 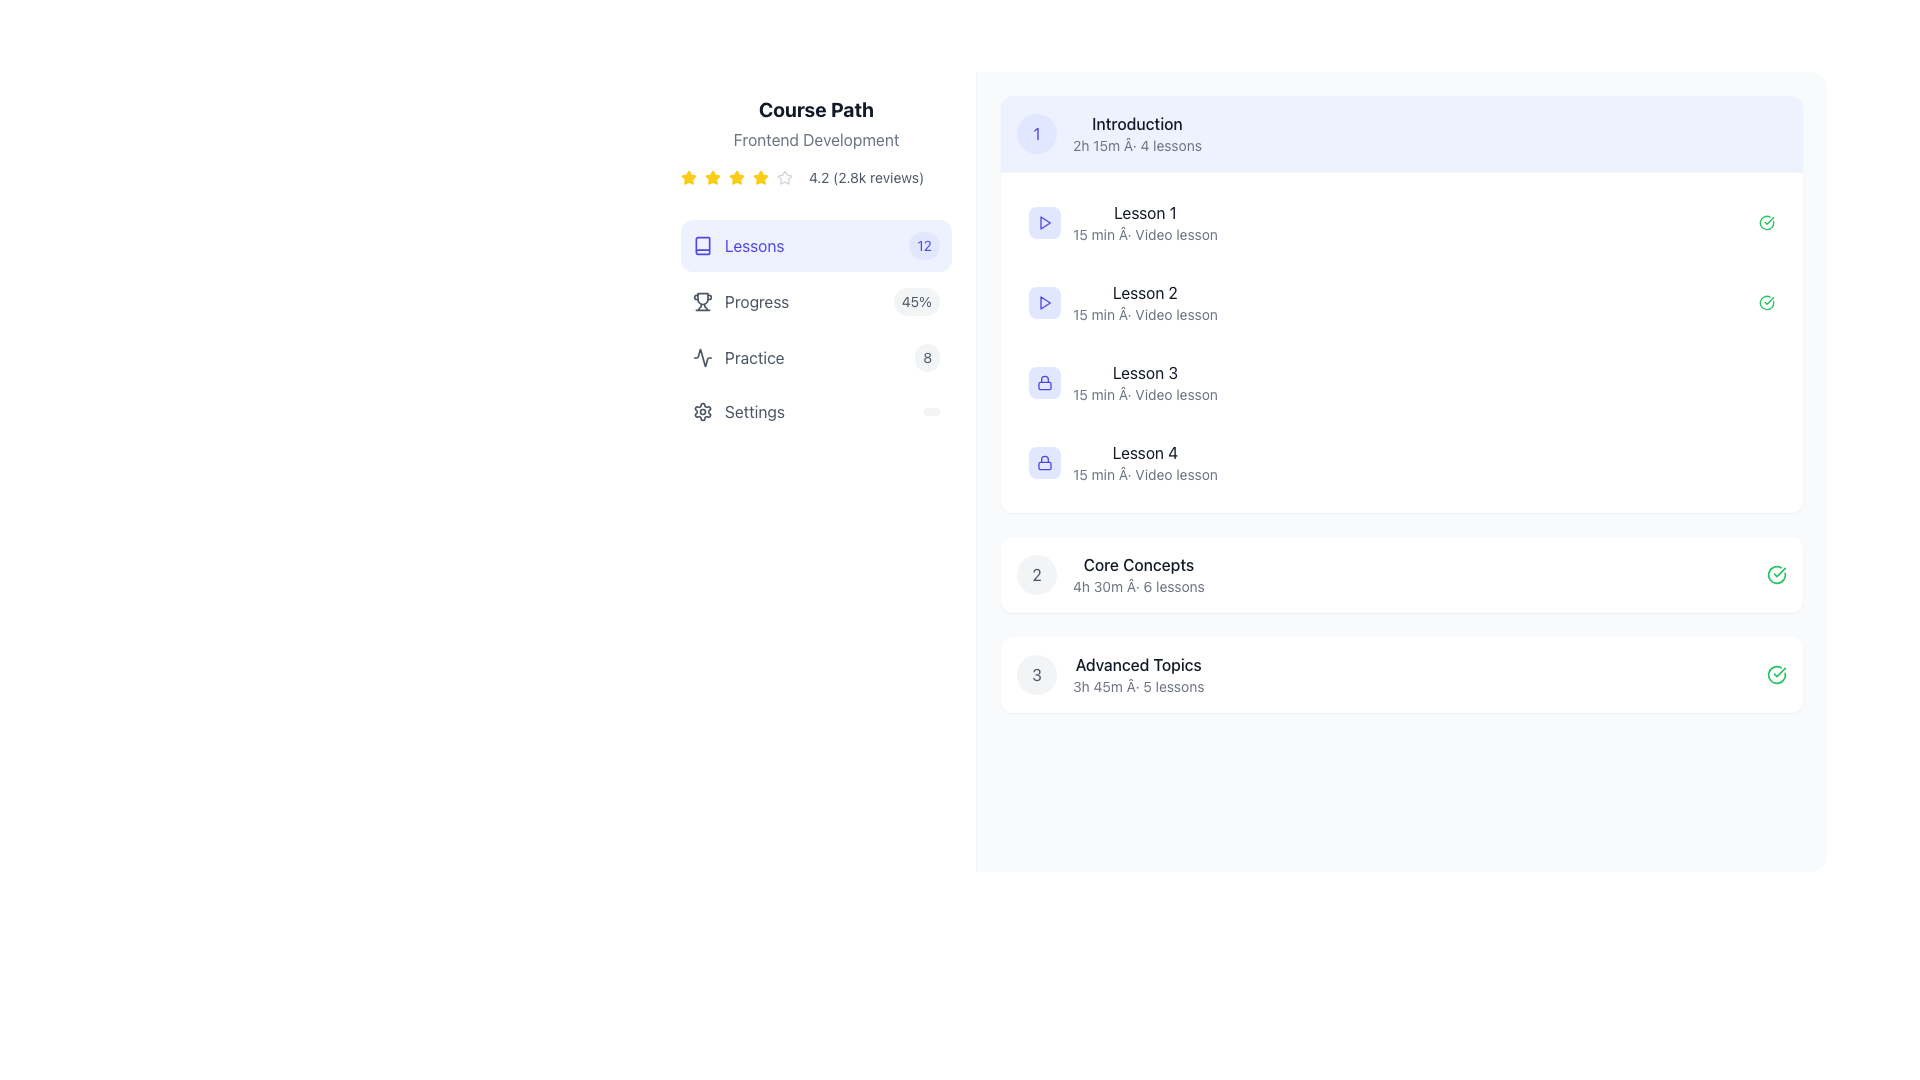 What do you see at coordinates (737, 357) in the screenshot?
I see `the 'Practice' text element located` at bounding box center [737, 357].